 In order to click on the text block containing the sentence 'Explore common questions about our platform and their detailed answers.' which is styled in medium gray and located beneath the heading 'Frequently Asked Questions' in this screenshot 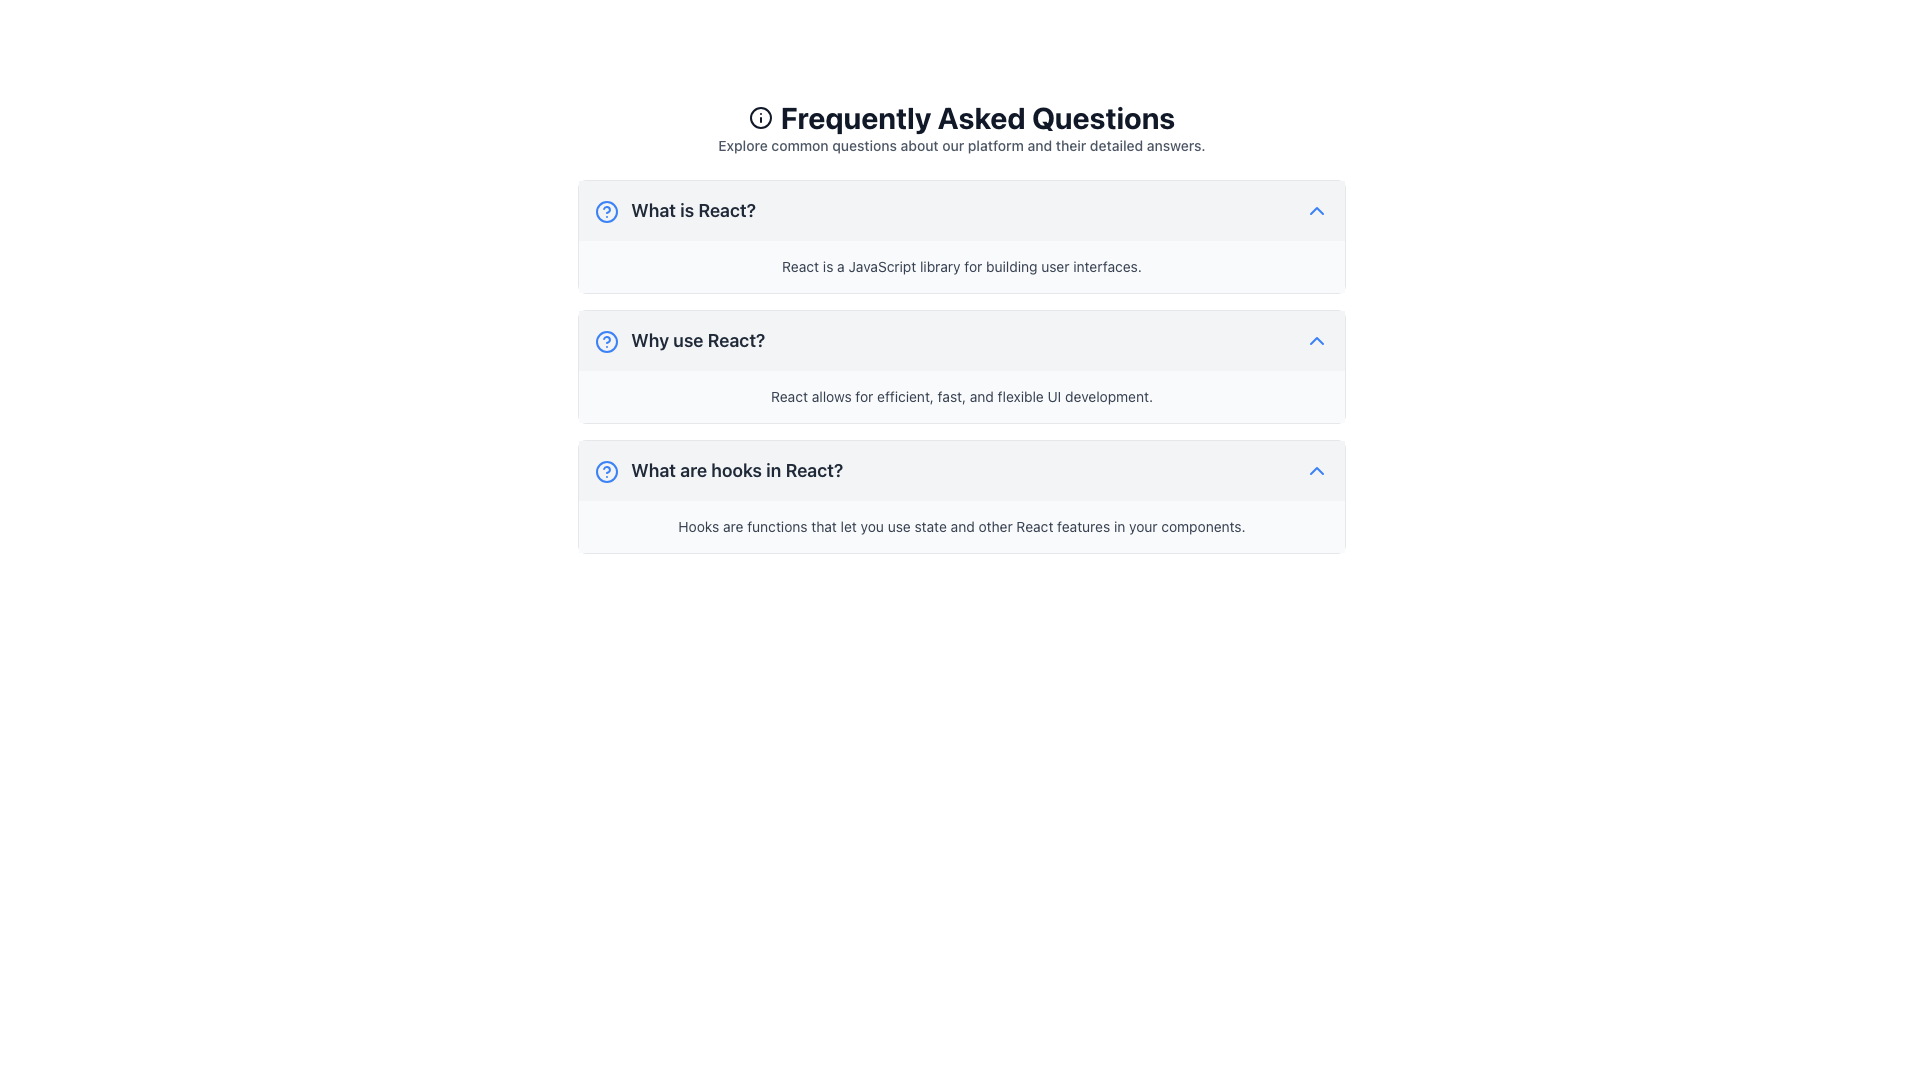, I will do `click(961, 145)`.